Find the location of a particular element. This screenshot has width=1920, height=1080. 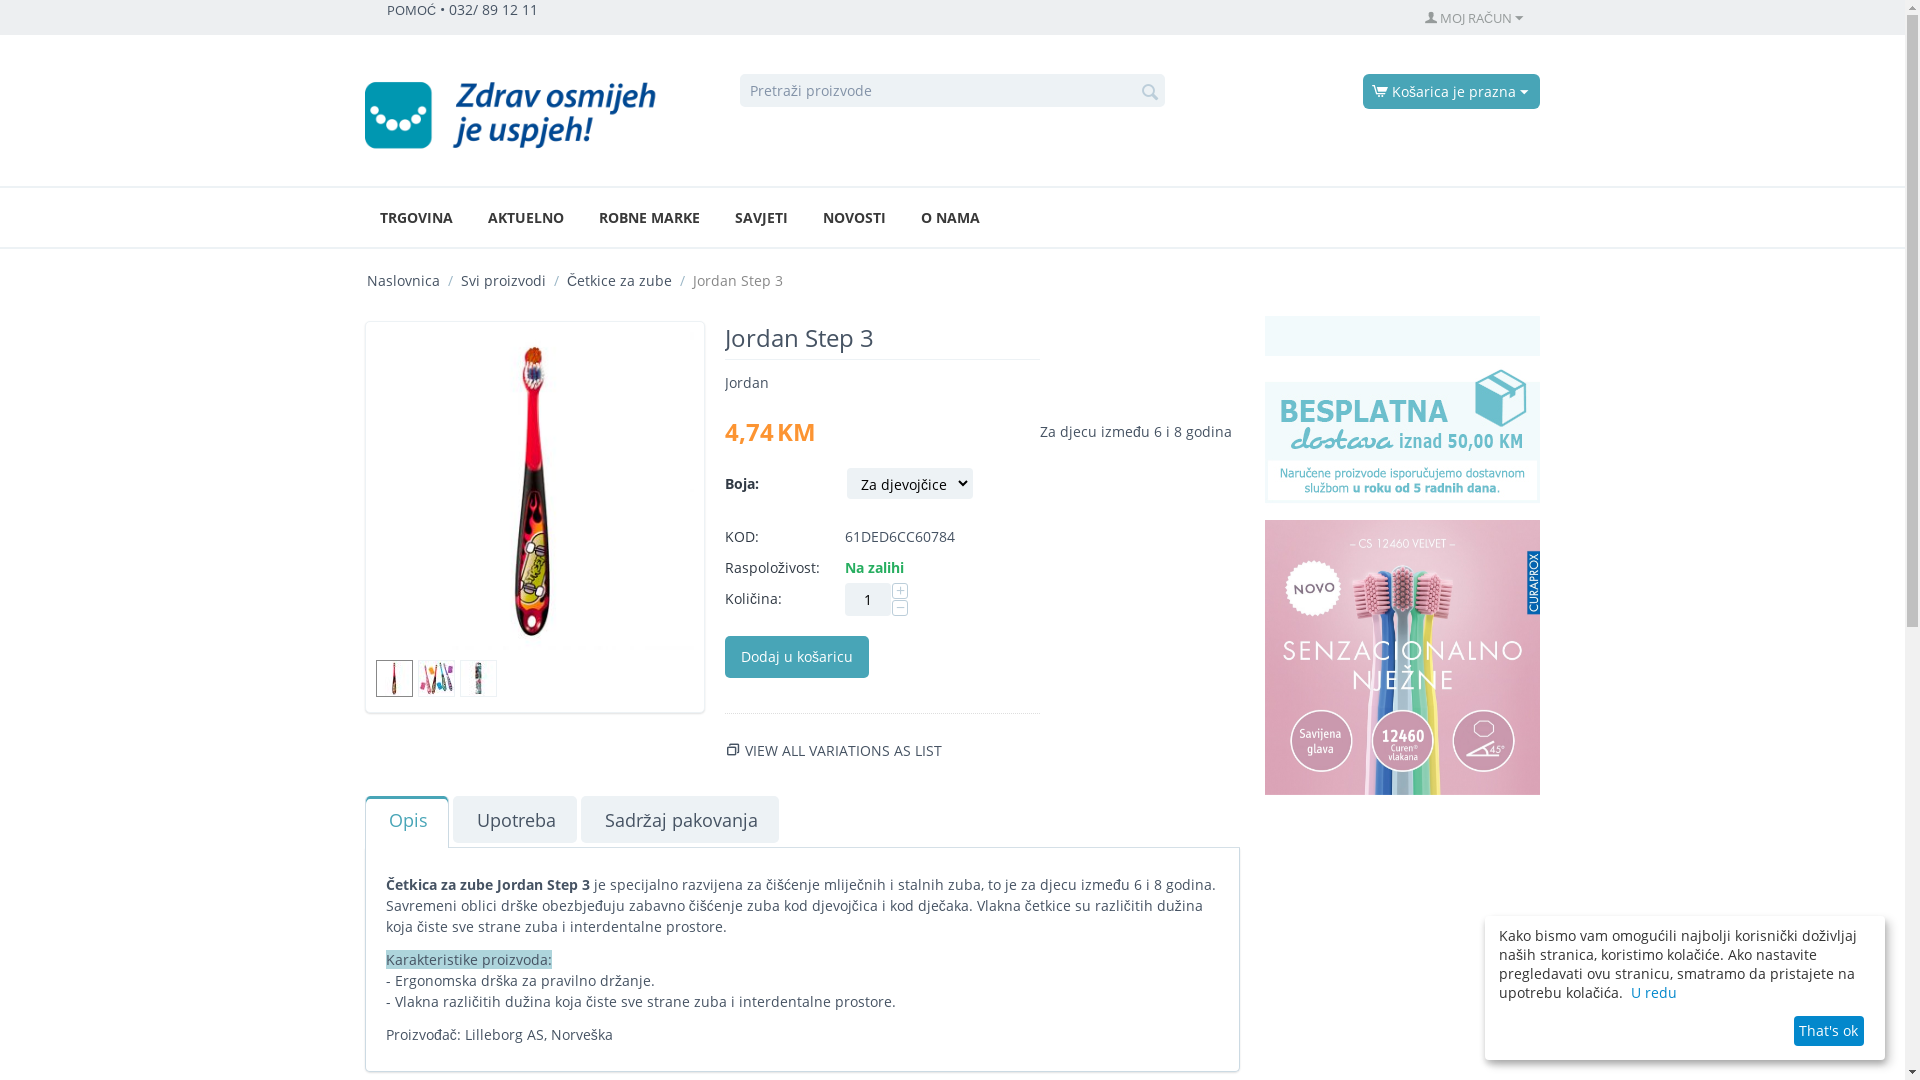

'U redu' is located at coordinates (1654, 992).